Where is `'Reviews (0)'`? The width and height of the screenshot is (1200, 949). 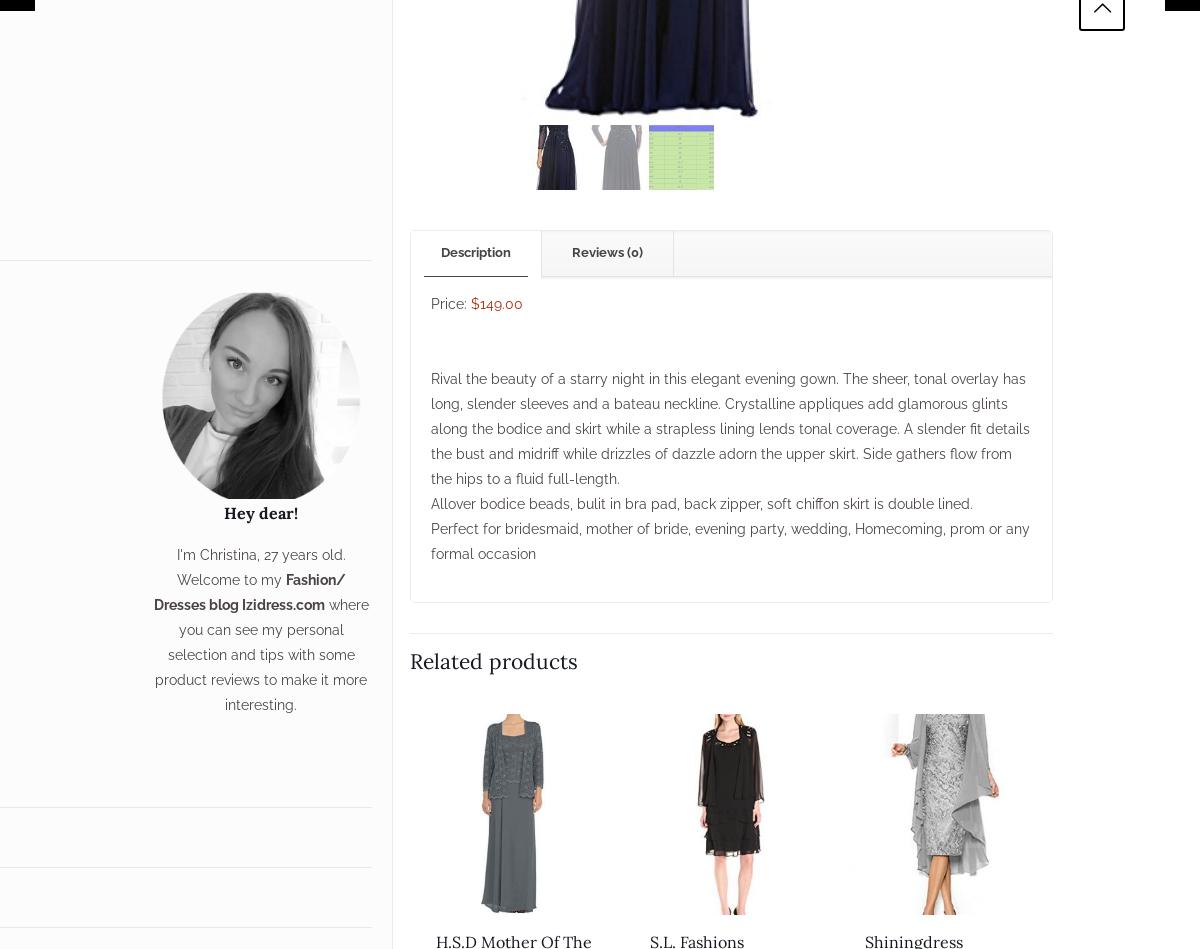 'Reviews (0)' is located at coordinates (606, 250).